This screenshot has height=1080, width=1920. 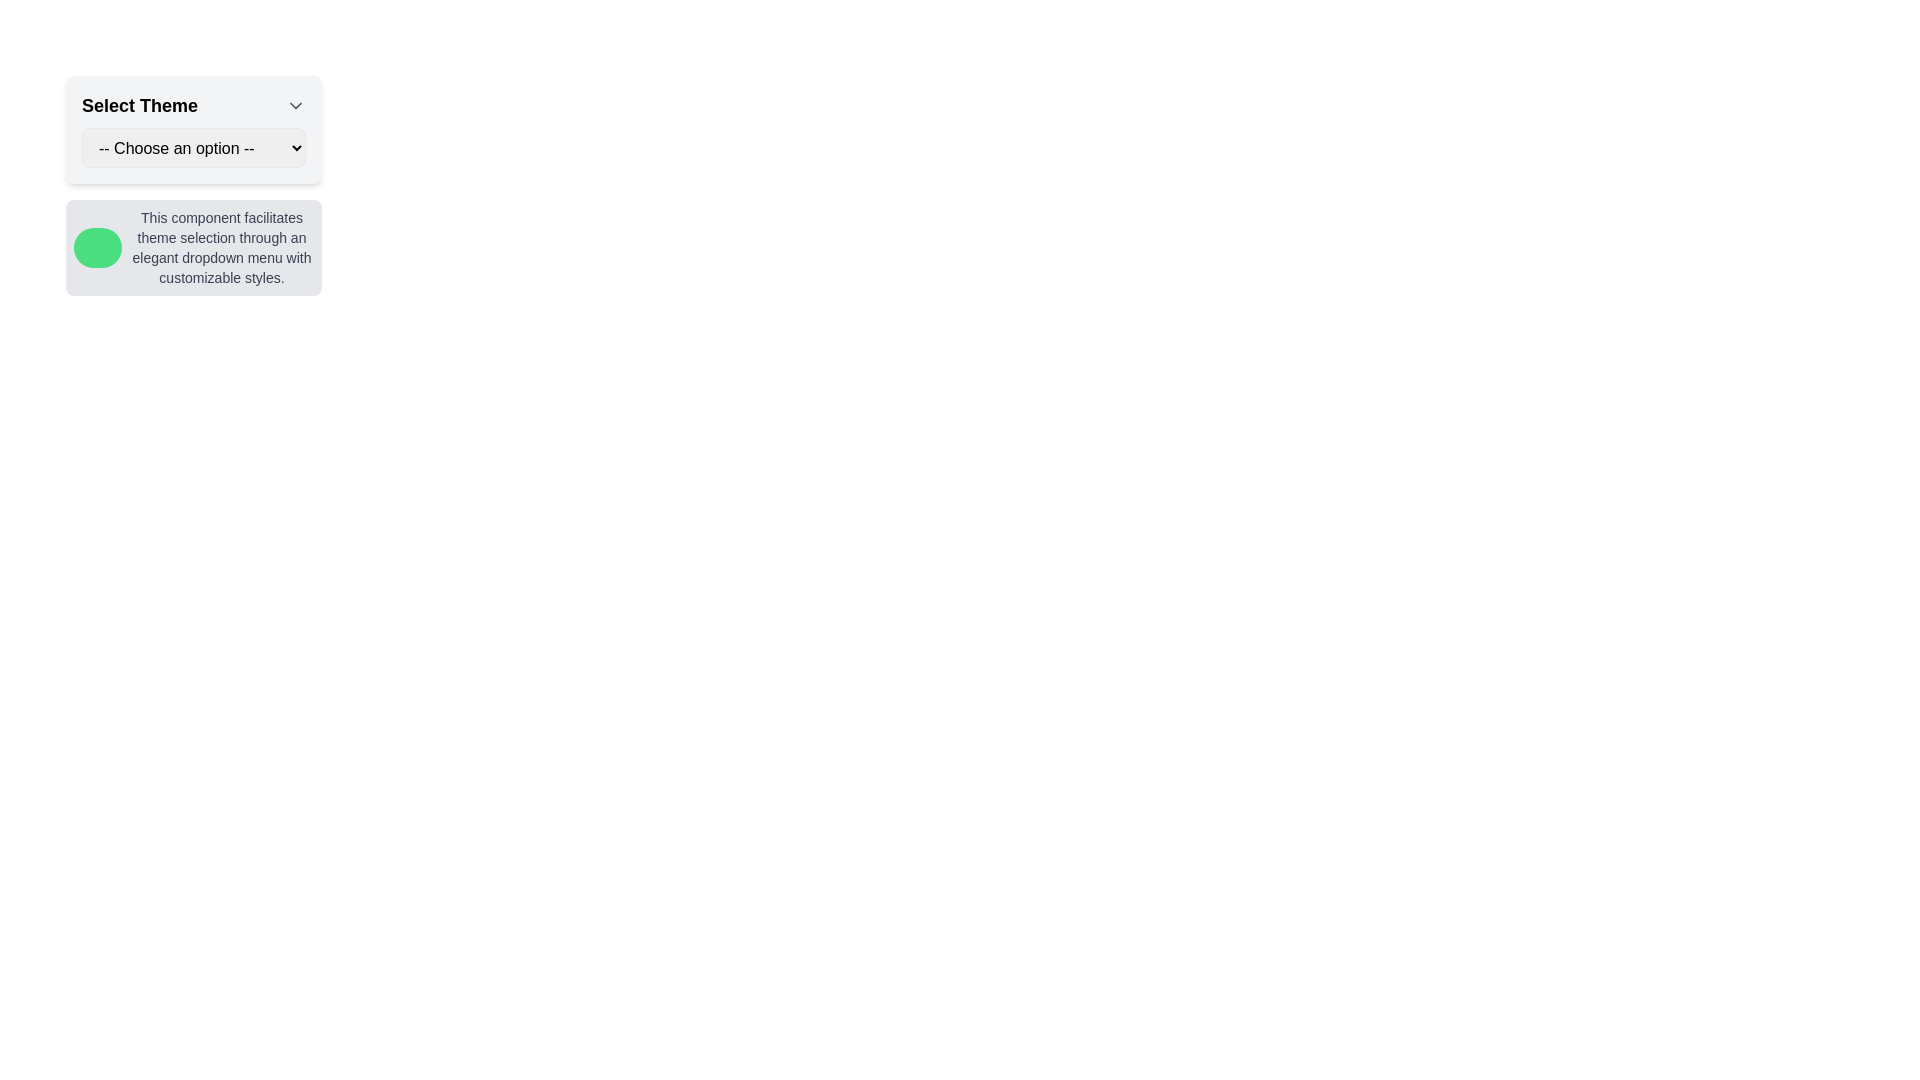 What do you see at coordinates (138, 105) in the screenshot?
I see `label element located at the top left corner of the theme selection section, which introduces the theme selection functionality` at bounding box center [138, 105].